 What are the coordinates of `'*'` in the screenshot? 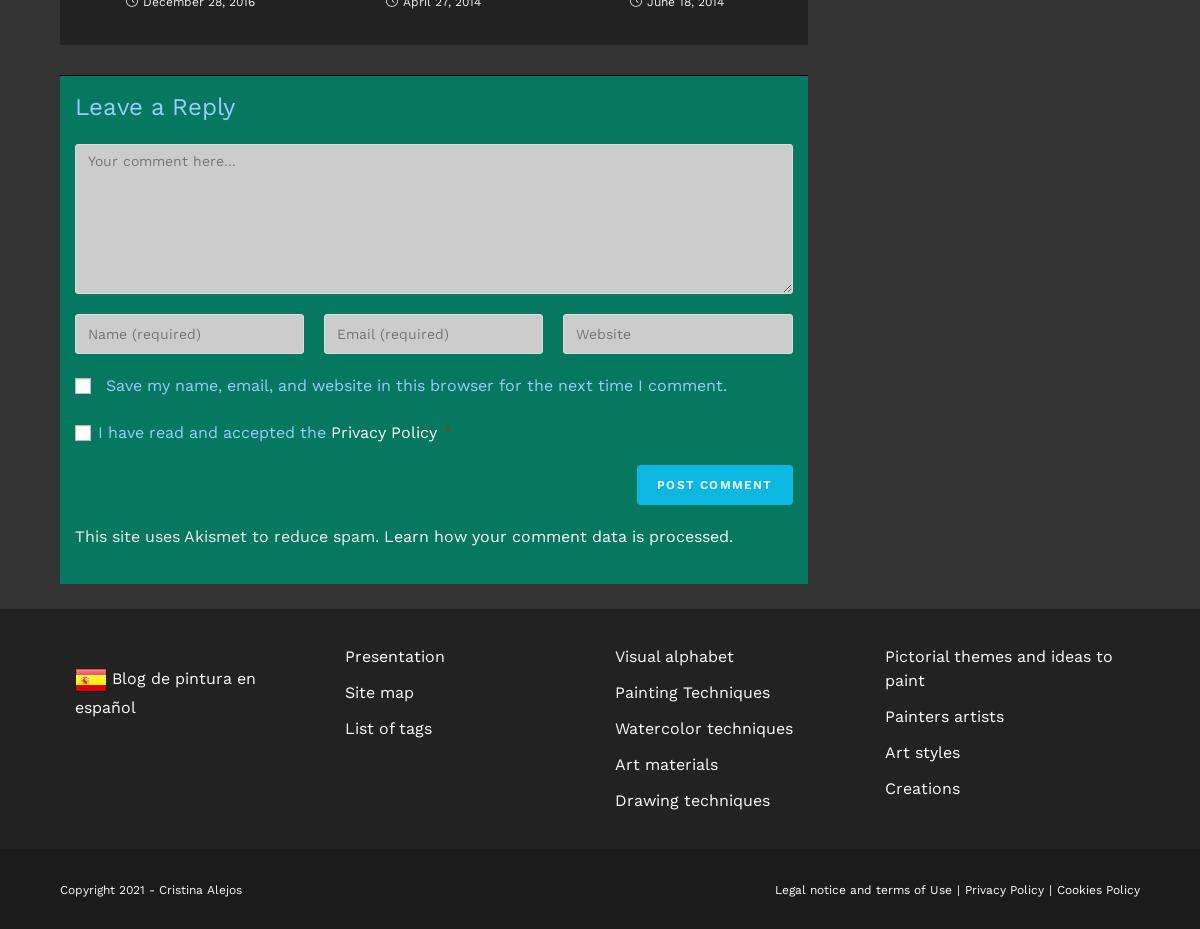 It's located at (444, 429).